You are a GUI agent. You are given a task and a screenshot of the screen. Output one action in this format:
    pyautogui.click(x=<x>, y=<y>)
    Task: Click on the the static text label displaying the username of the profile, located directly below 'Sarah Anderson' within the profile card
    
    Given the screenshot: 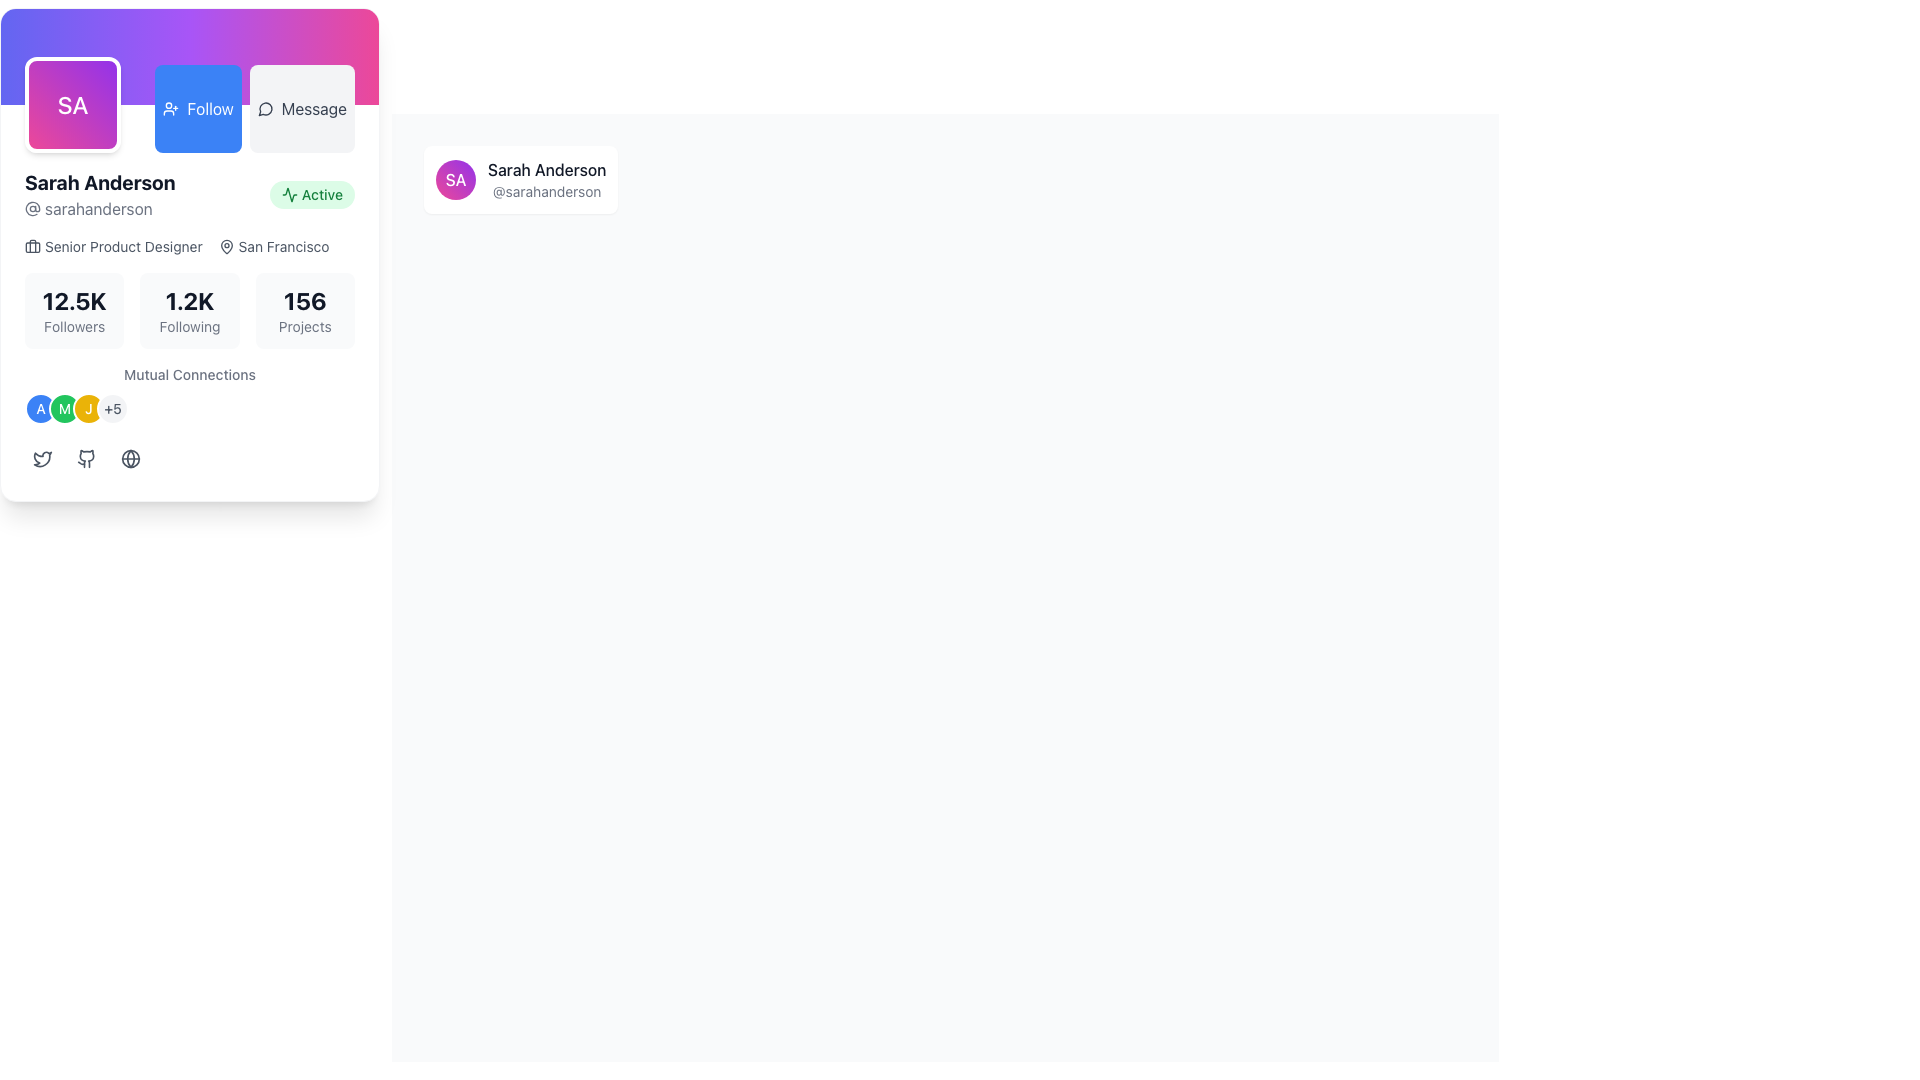 What is the action you would take?
    pyautogui.click(x=99, y=208)
    